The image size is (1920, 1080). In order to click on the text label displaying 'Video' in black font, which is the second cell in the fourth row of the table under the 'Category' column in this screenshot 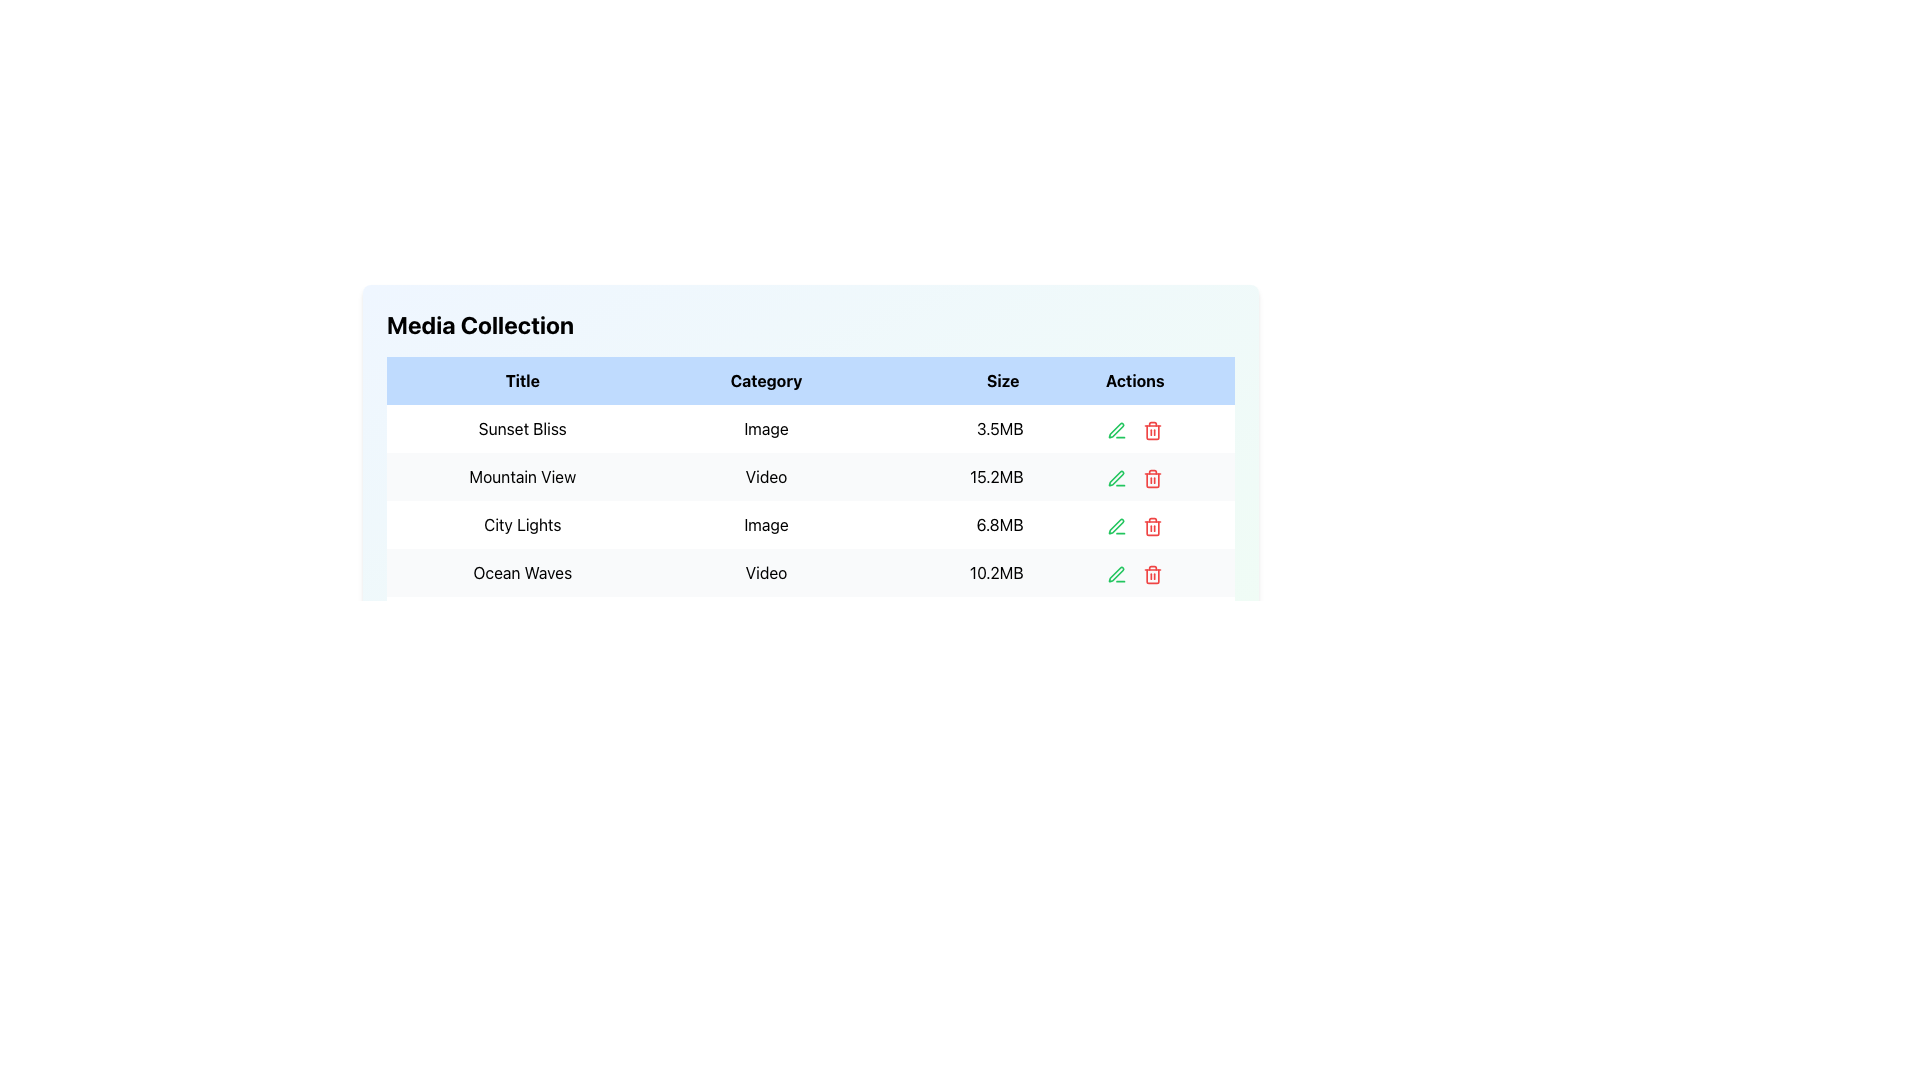, I will do `click(765, 573)`.